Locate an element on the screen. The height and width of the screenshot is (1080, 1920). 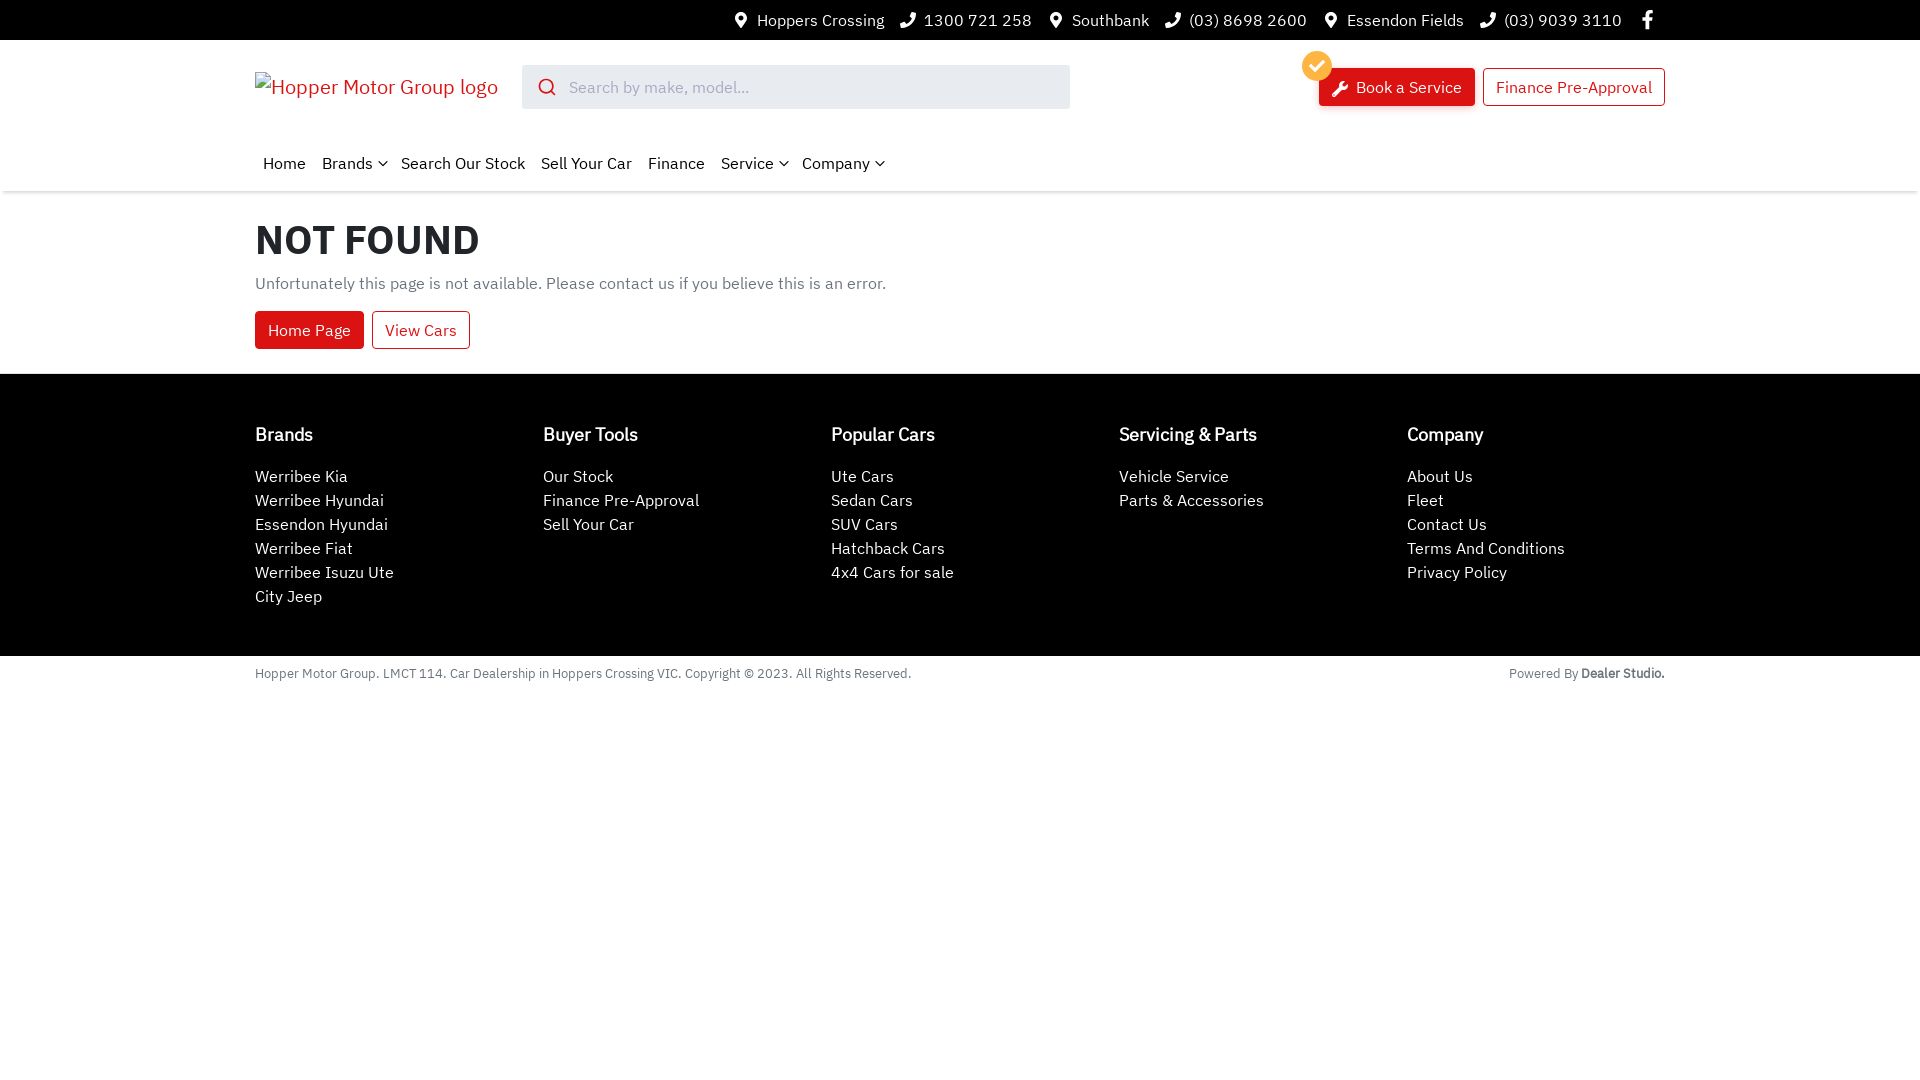
'Parts & Accessories' is located at coordinates (1191, 499).